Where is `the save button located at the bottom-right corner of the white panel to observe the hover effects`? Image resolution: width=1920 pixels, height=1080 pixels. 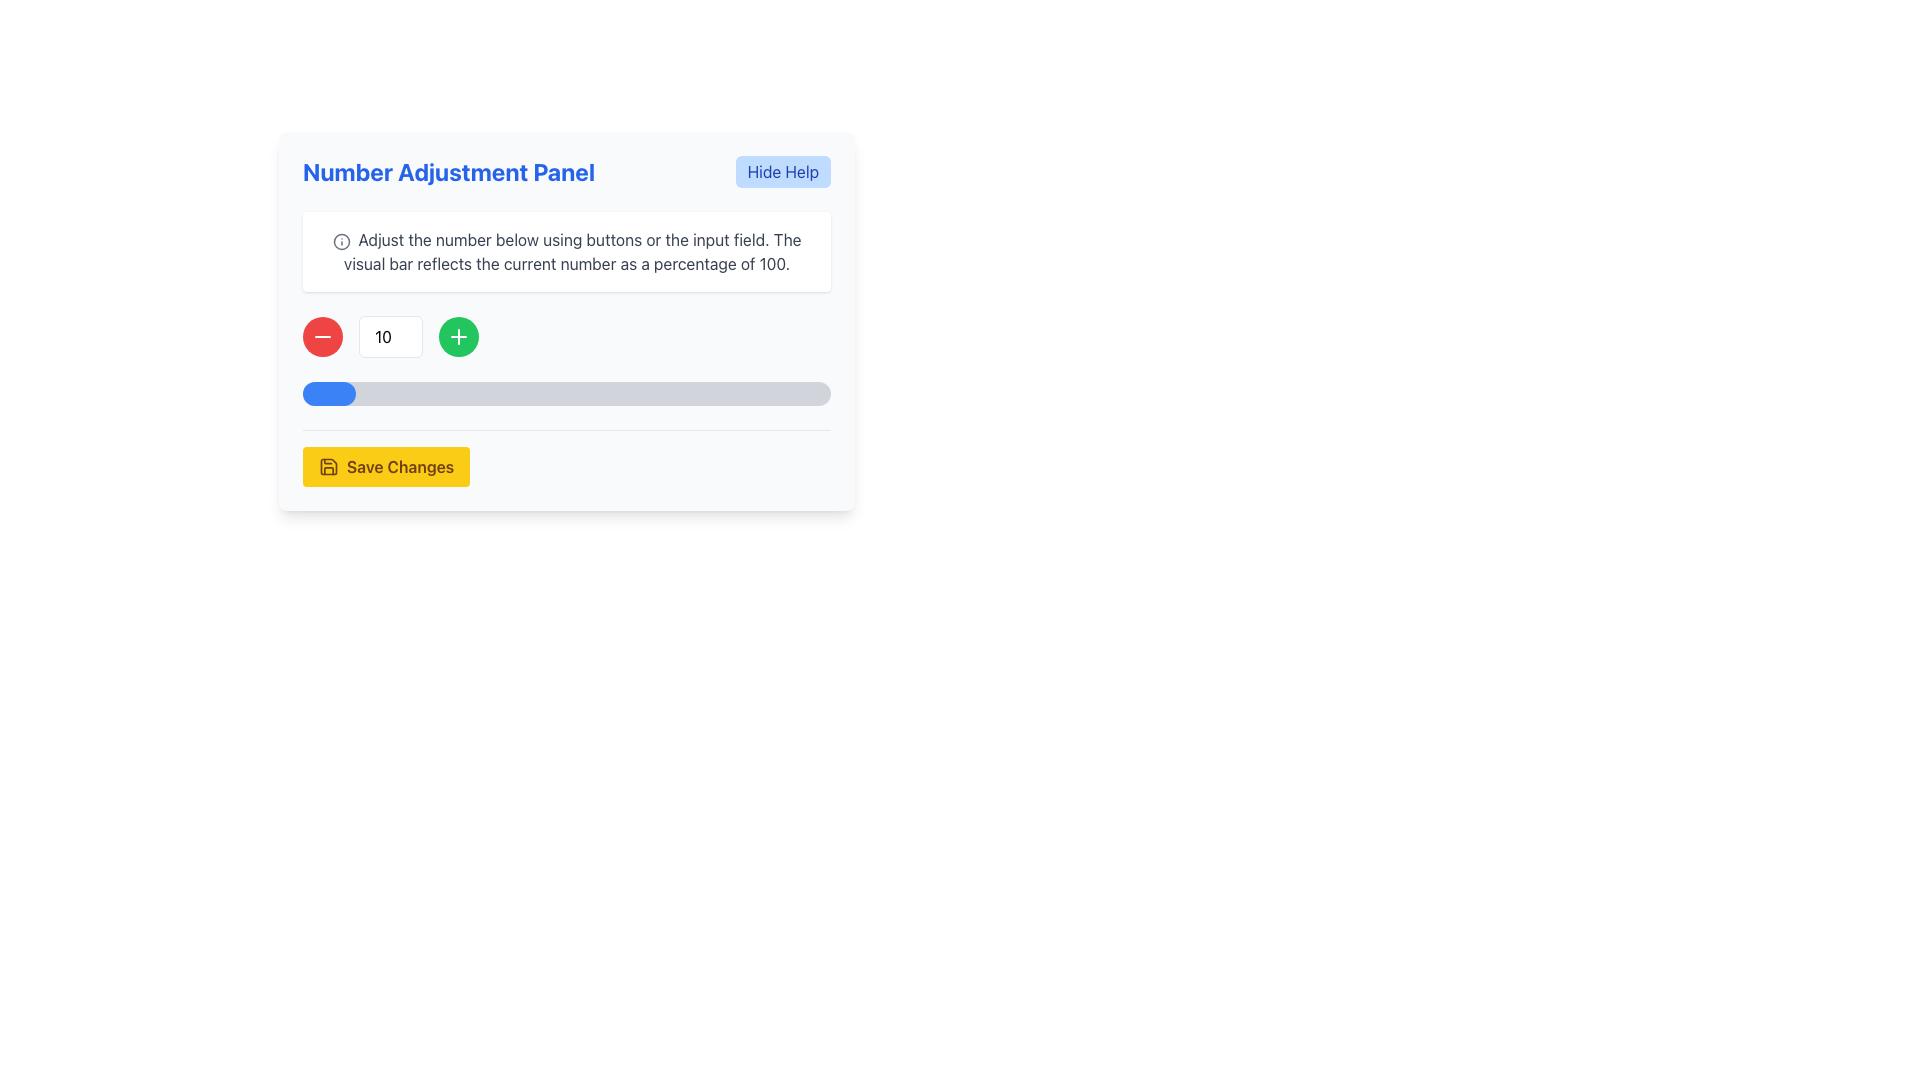 the save button located at the bottom-right corner of the white panel to observe the hover effects is located at coordinates (386, 466).